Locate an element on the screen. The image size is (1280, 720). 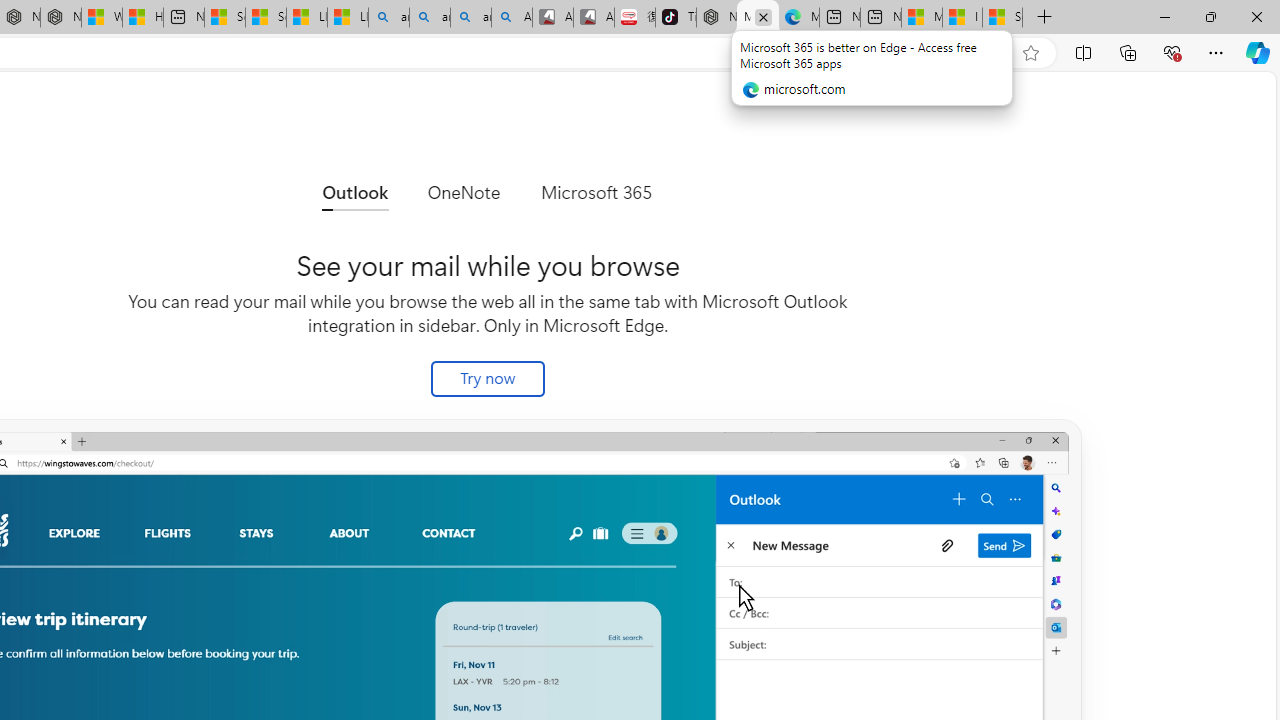
'TikTok' is located at coordinates (675, 17).